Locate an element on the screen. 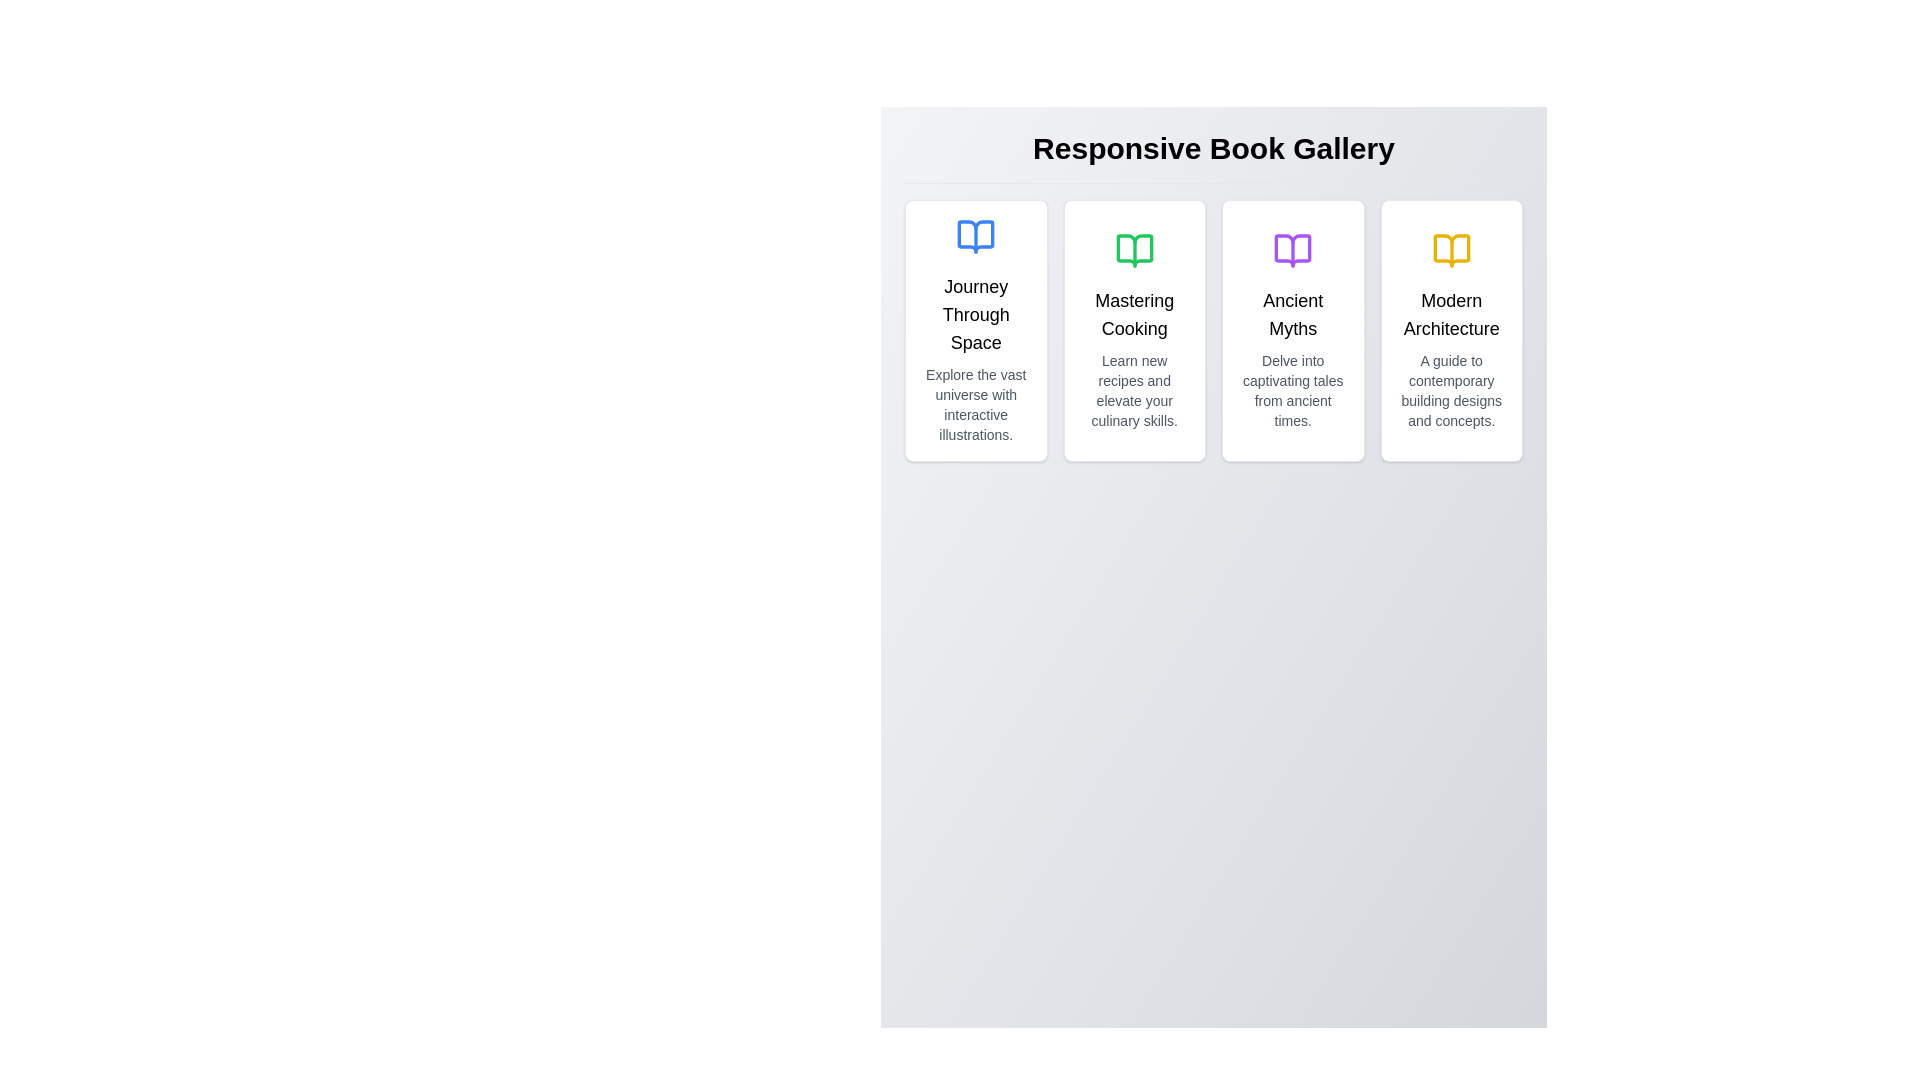 Image resolution: width=1920 pixels, height=1080 pixels. the text label reading 'Modern Architecture' is located at coordinates (1451, 315).